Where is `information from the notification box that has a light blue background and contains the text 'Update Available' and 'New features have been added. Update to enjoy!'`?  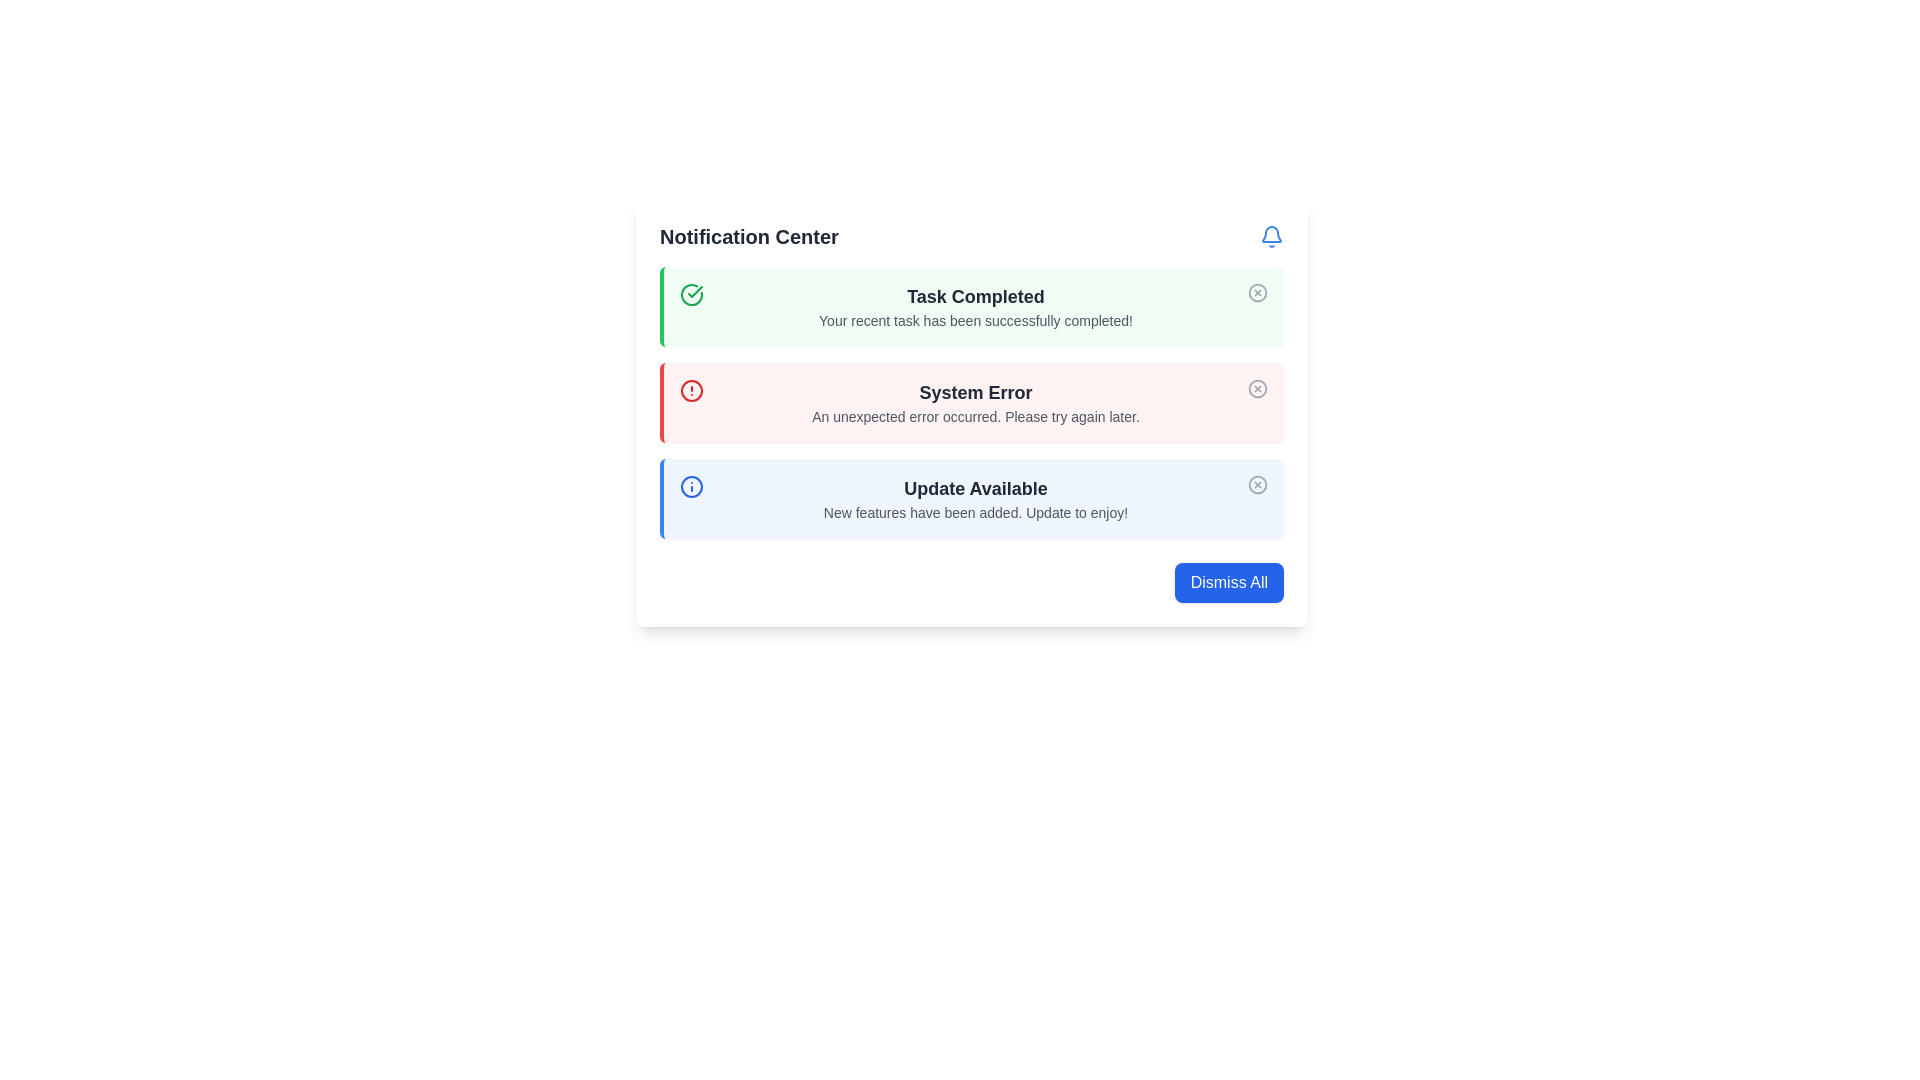 information from the notification box that has a light blue background and contains the text 'Update Available' and 'New features have been added. Update to enjoy!' is located at coordinates (971, 497).